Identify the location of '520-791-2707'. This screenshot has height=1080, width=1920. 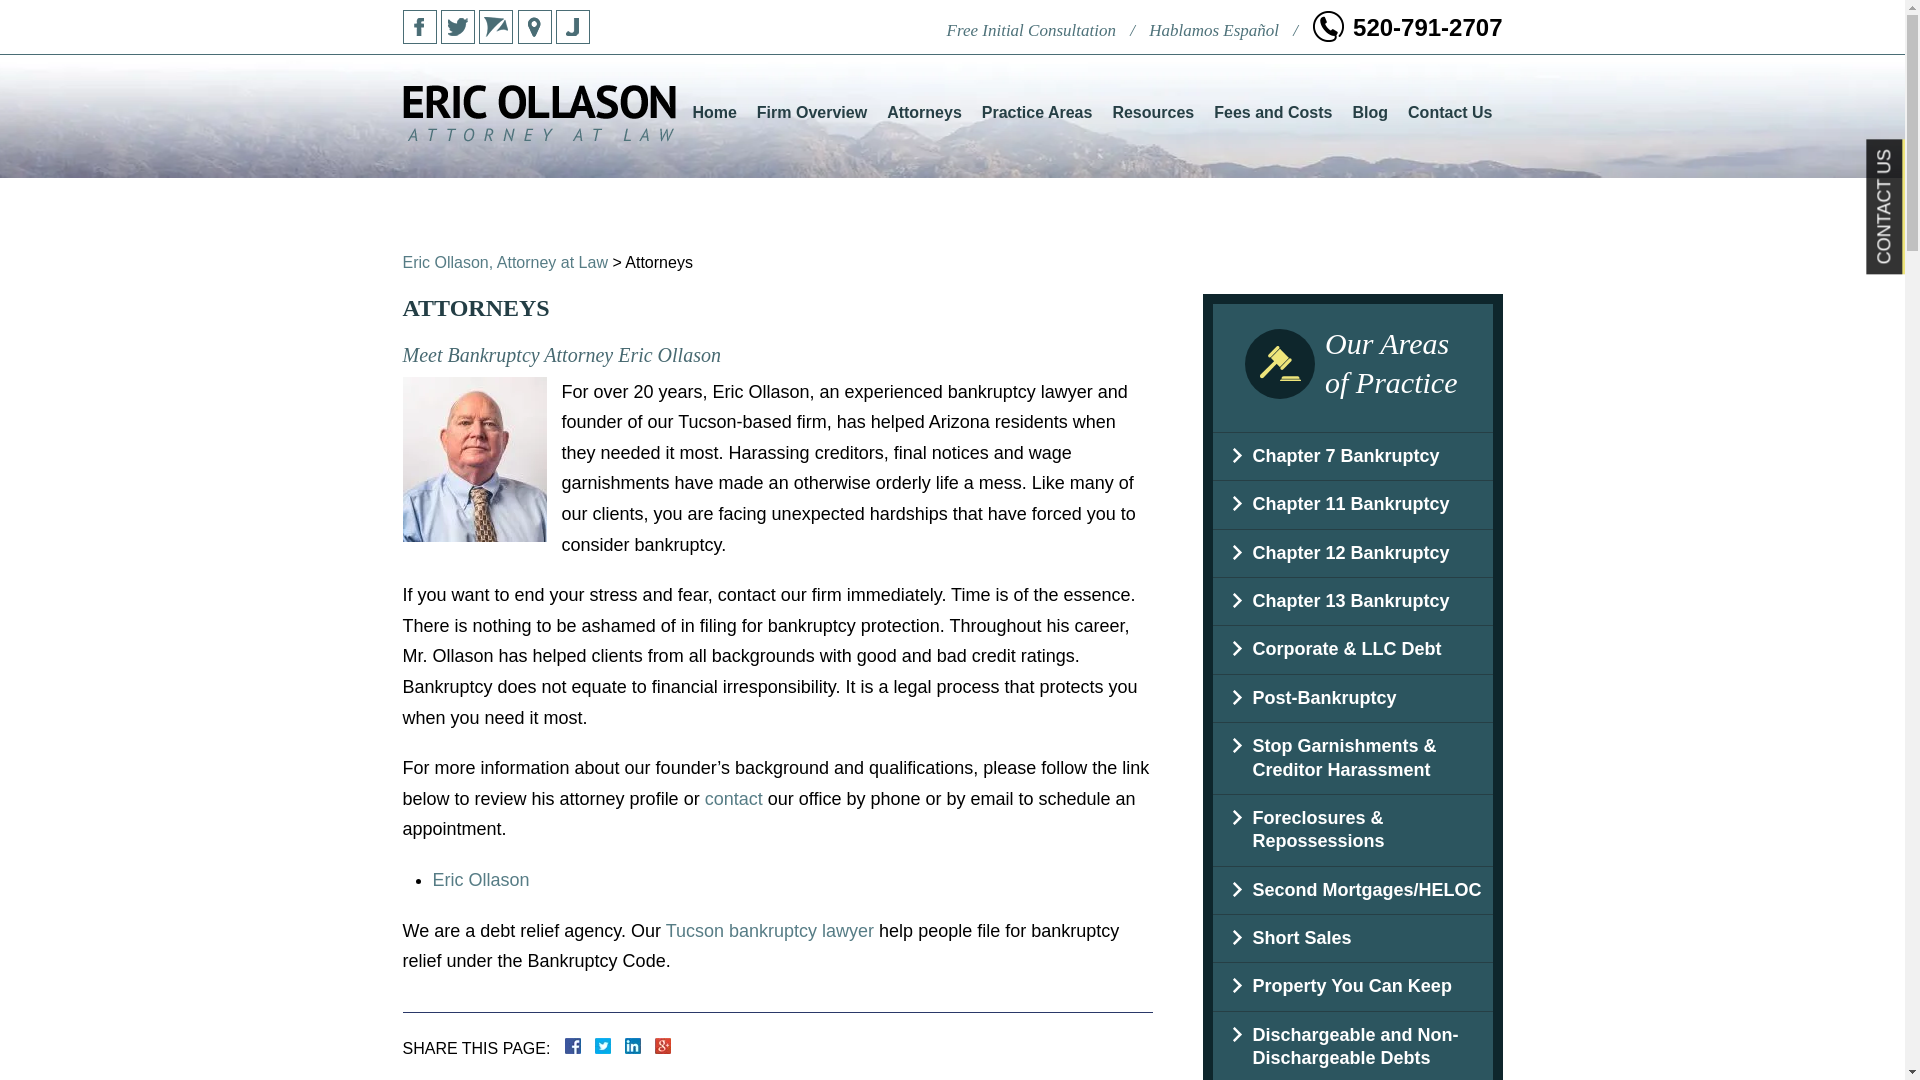
(1311, 27).